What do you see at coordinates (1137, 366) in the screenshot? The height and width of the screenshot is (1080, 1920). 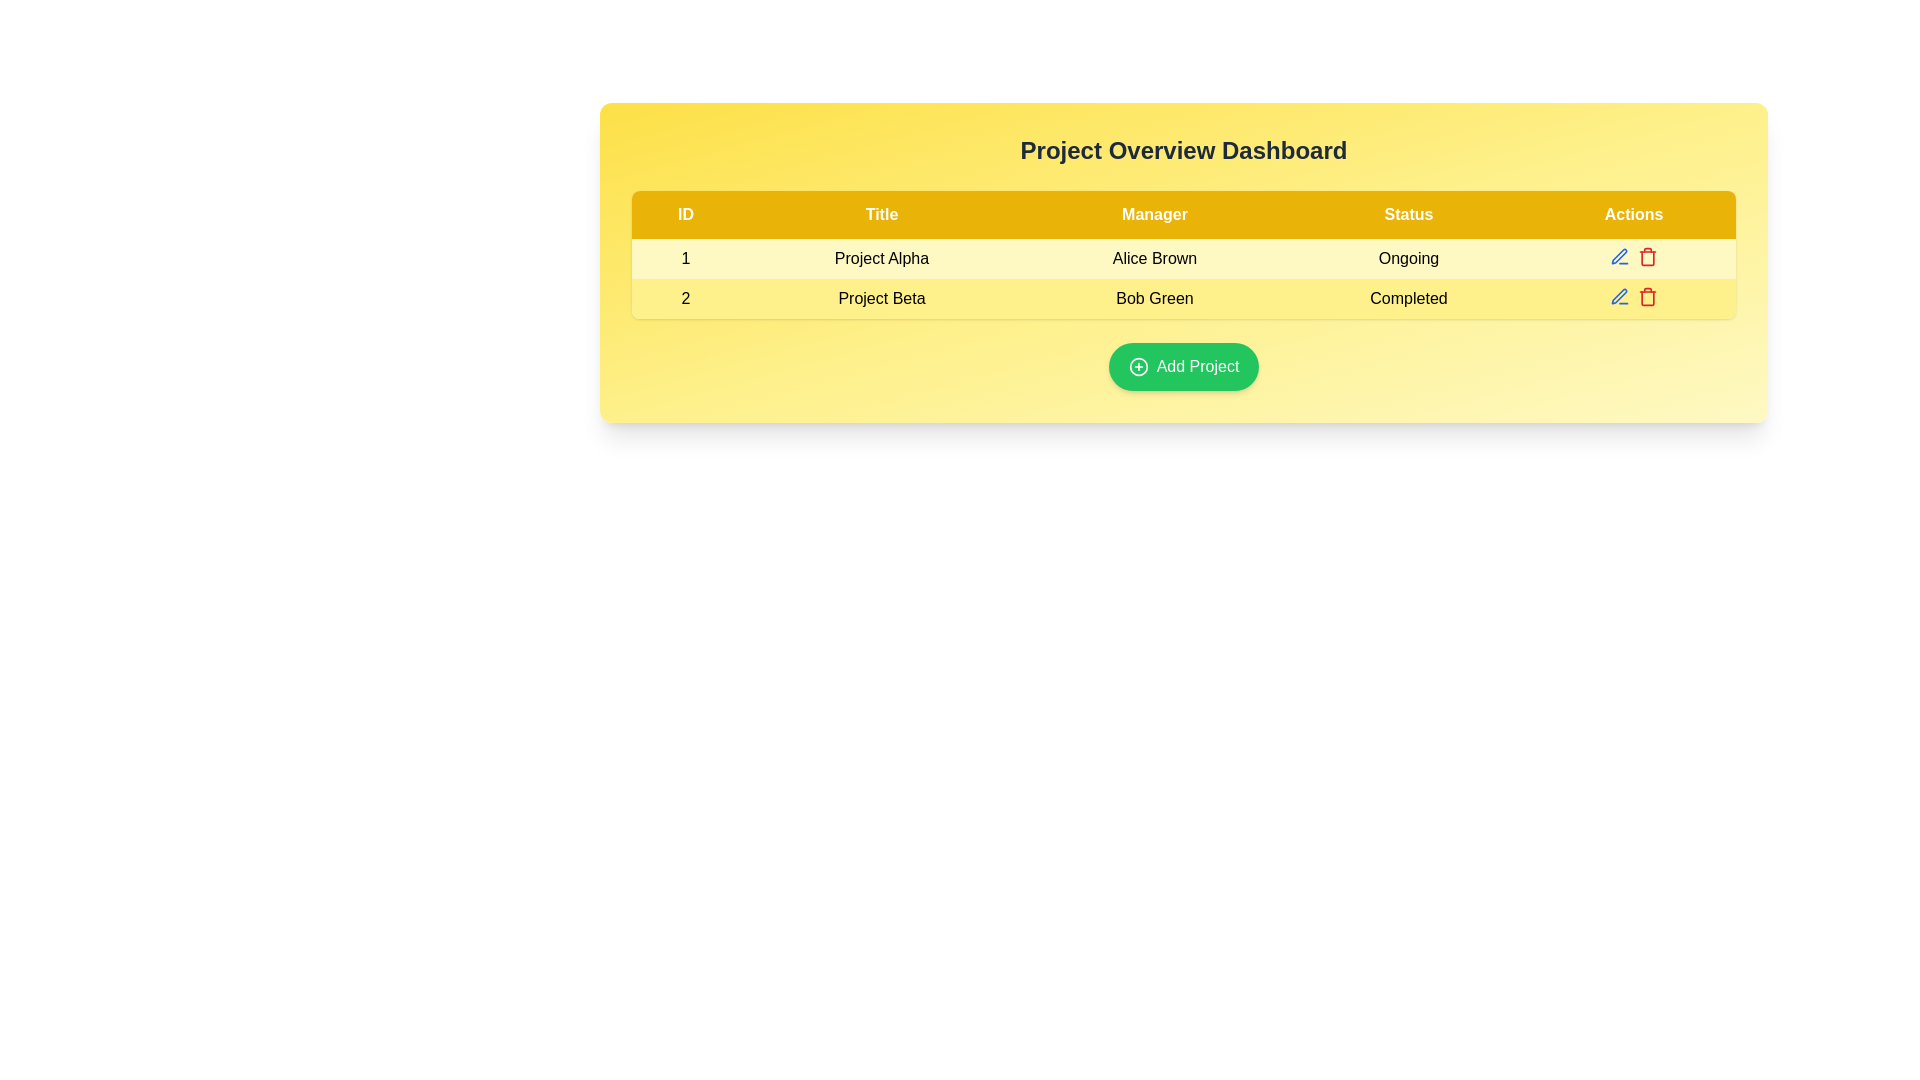 I see `the icon located within the green 'Add Project' button, which represents the addition of a new project` at bounding box center [1137, 366].